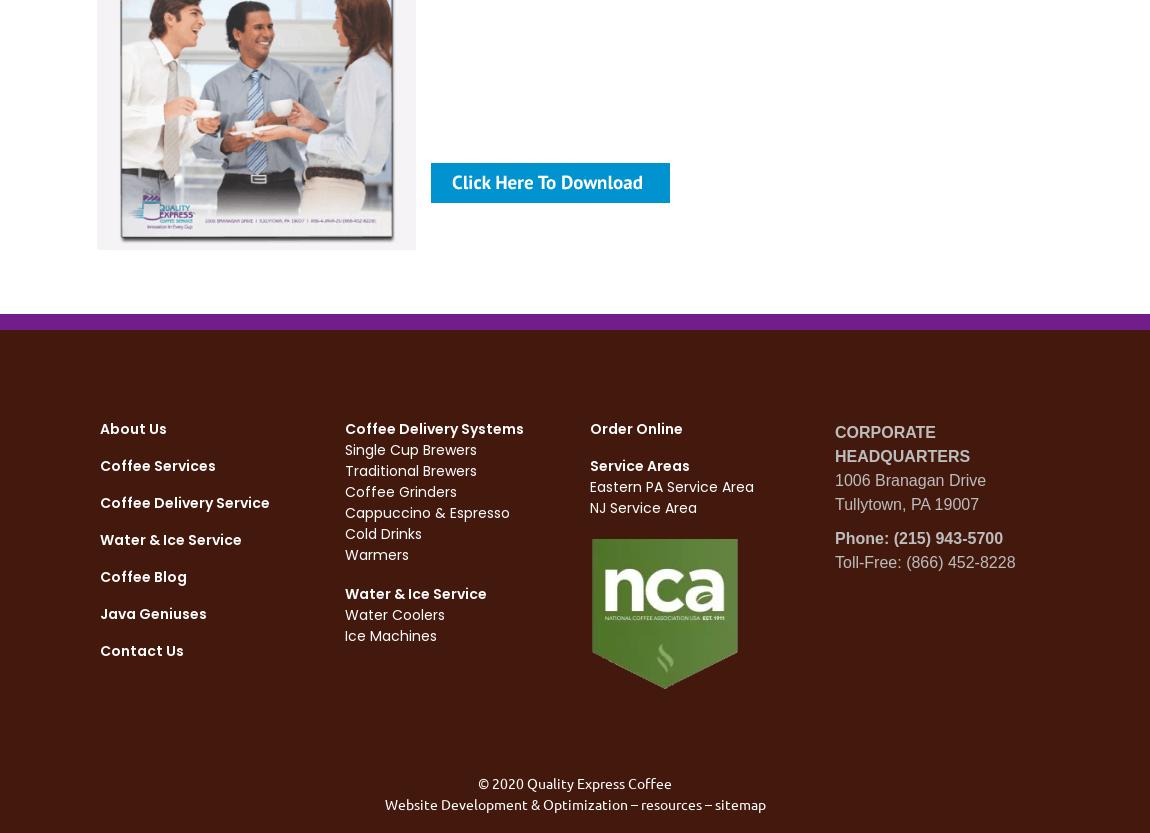  I want to click on 'resources', so click(669, 802).